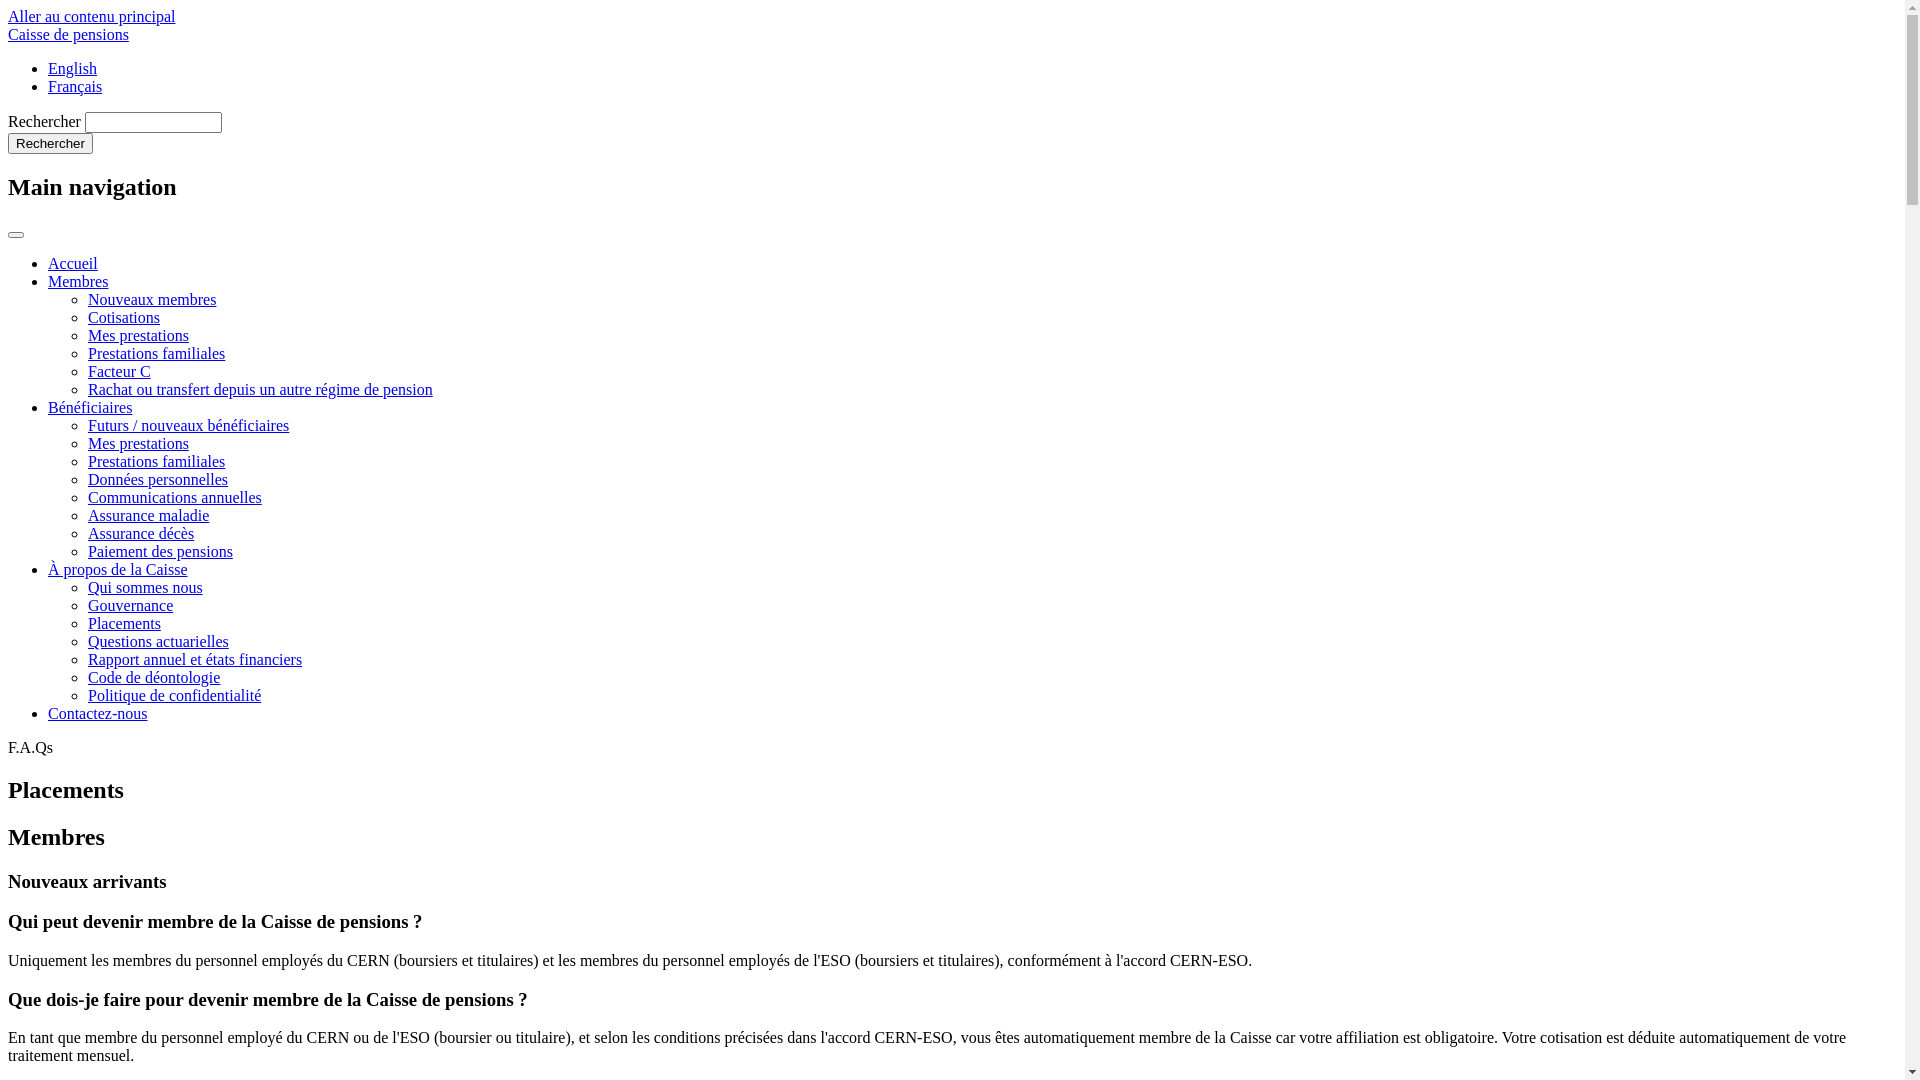 This screenshot has height=1080, width=1920. I want to click on 'Rechercher', so click(50, 142).